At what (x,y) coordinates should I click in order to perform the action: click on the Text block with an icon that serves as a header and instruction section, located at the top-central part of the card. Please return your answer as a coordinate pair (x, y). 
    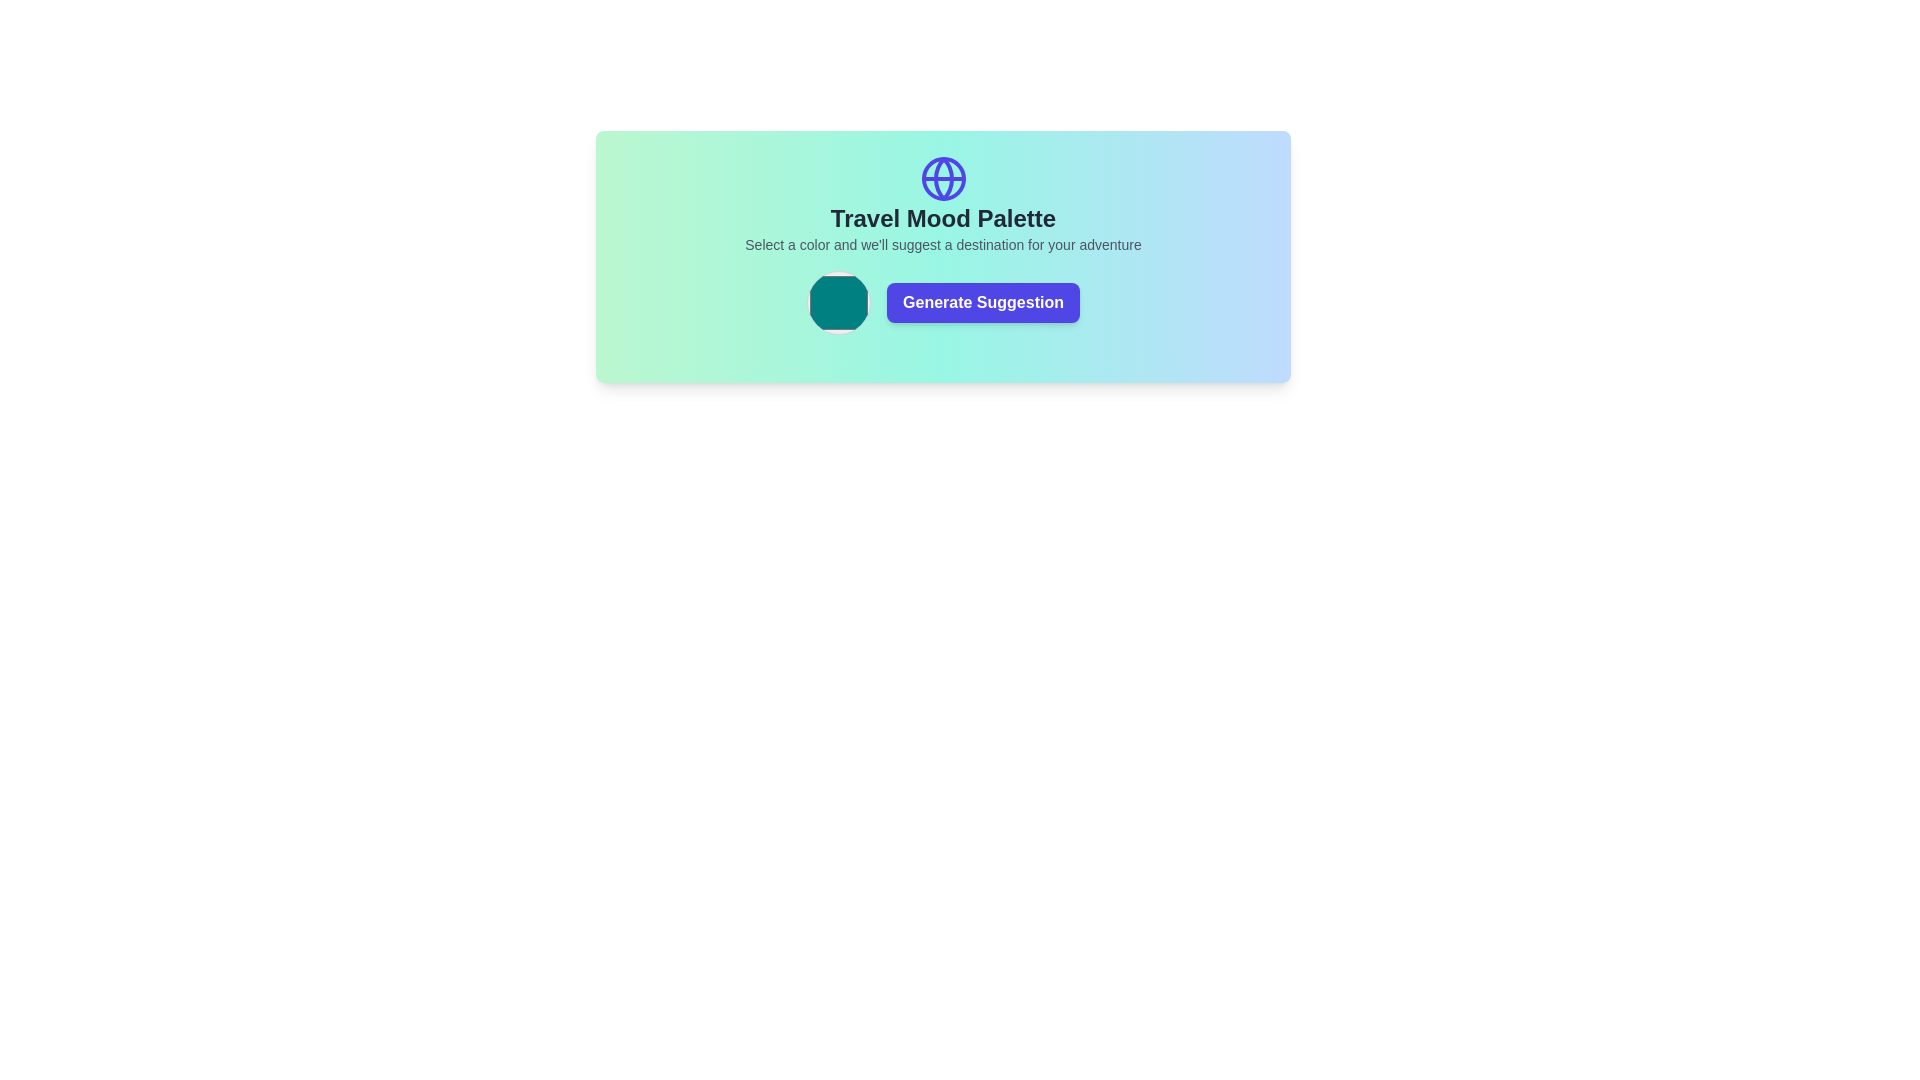
    Looking at the image, I should click on (942, 204).